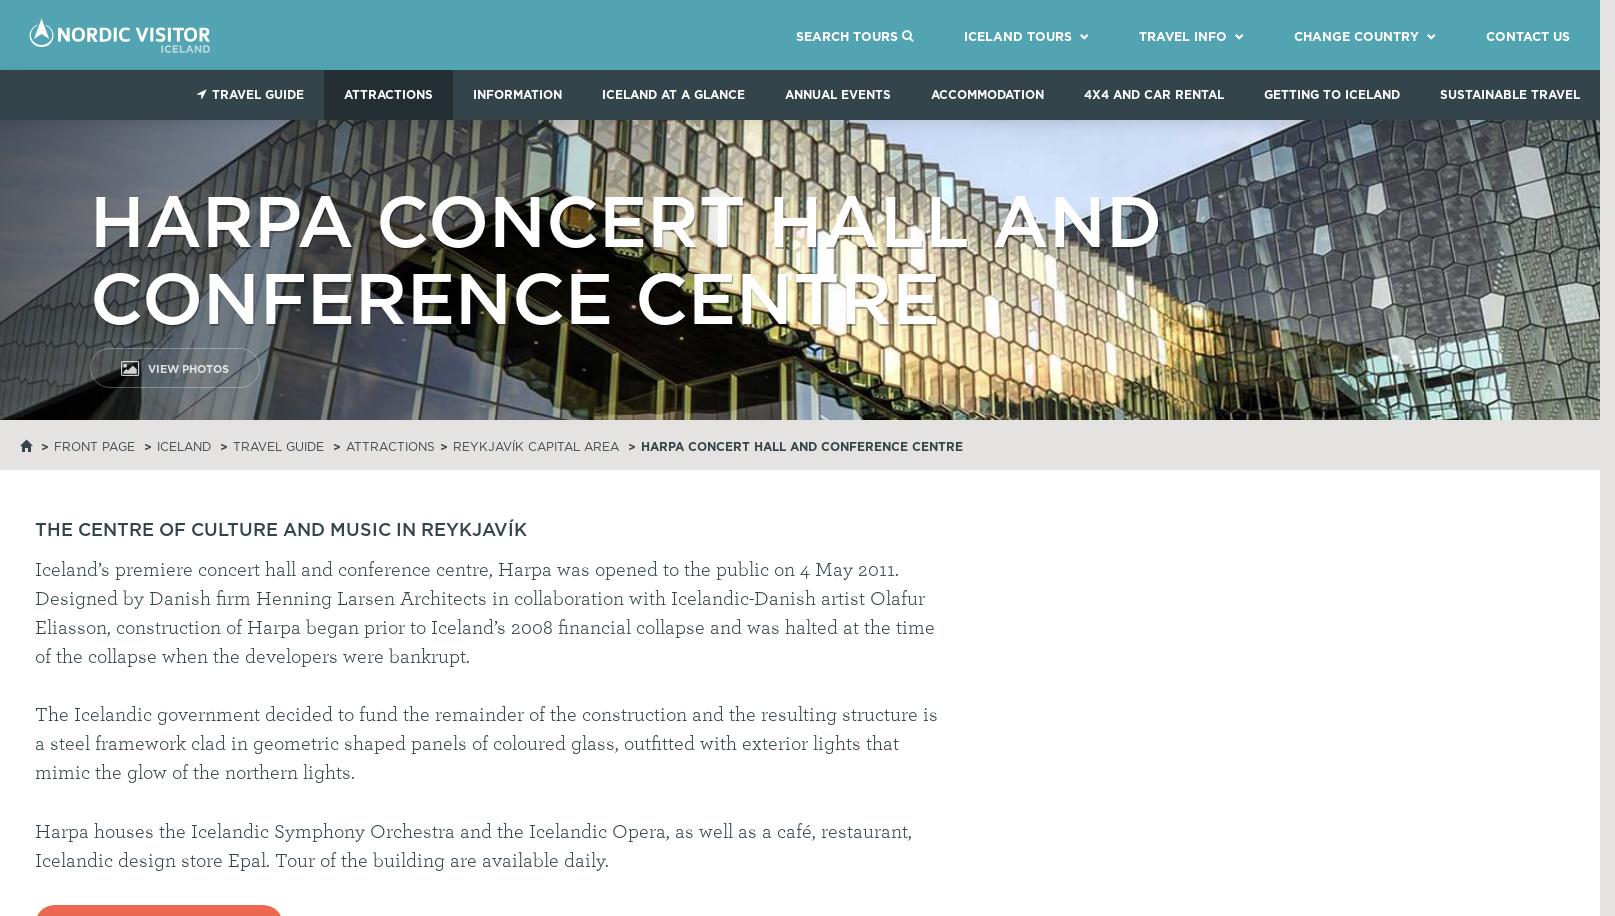 The height and width of the screenshot is (916, 1615). I want to click on 'Iceland Tours', so click(1016, 35).